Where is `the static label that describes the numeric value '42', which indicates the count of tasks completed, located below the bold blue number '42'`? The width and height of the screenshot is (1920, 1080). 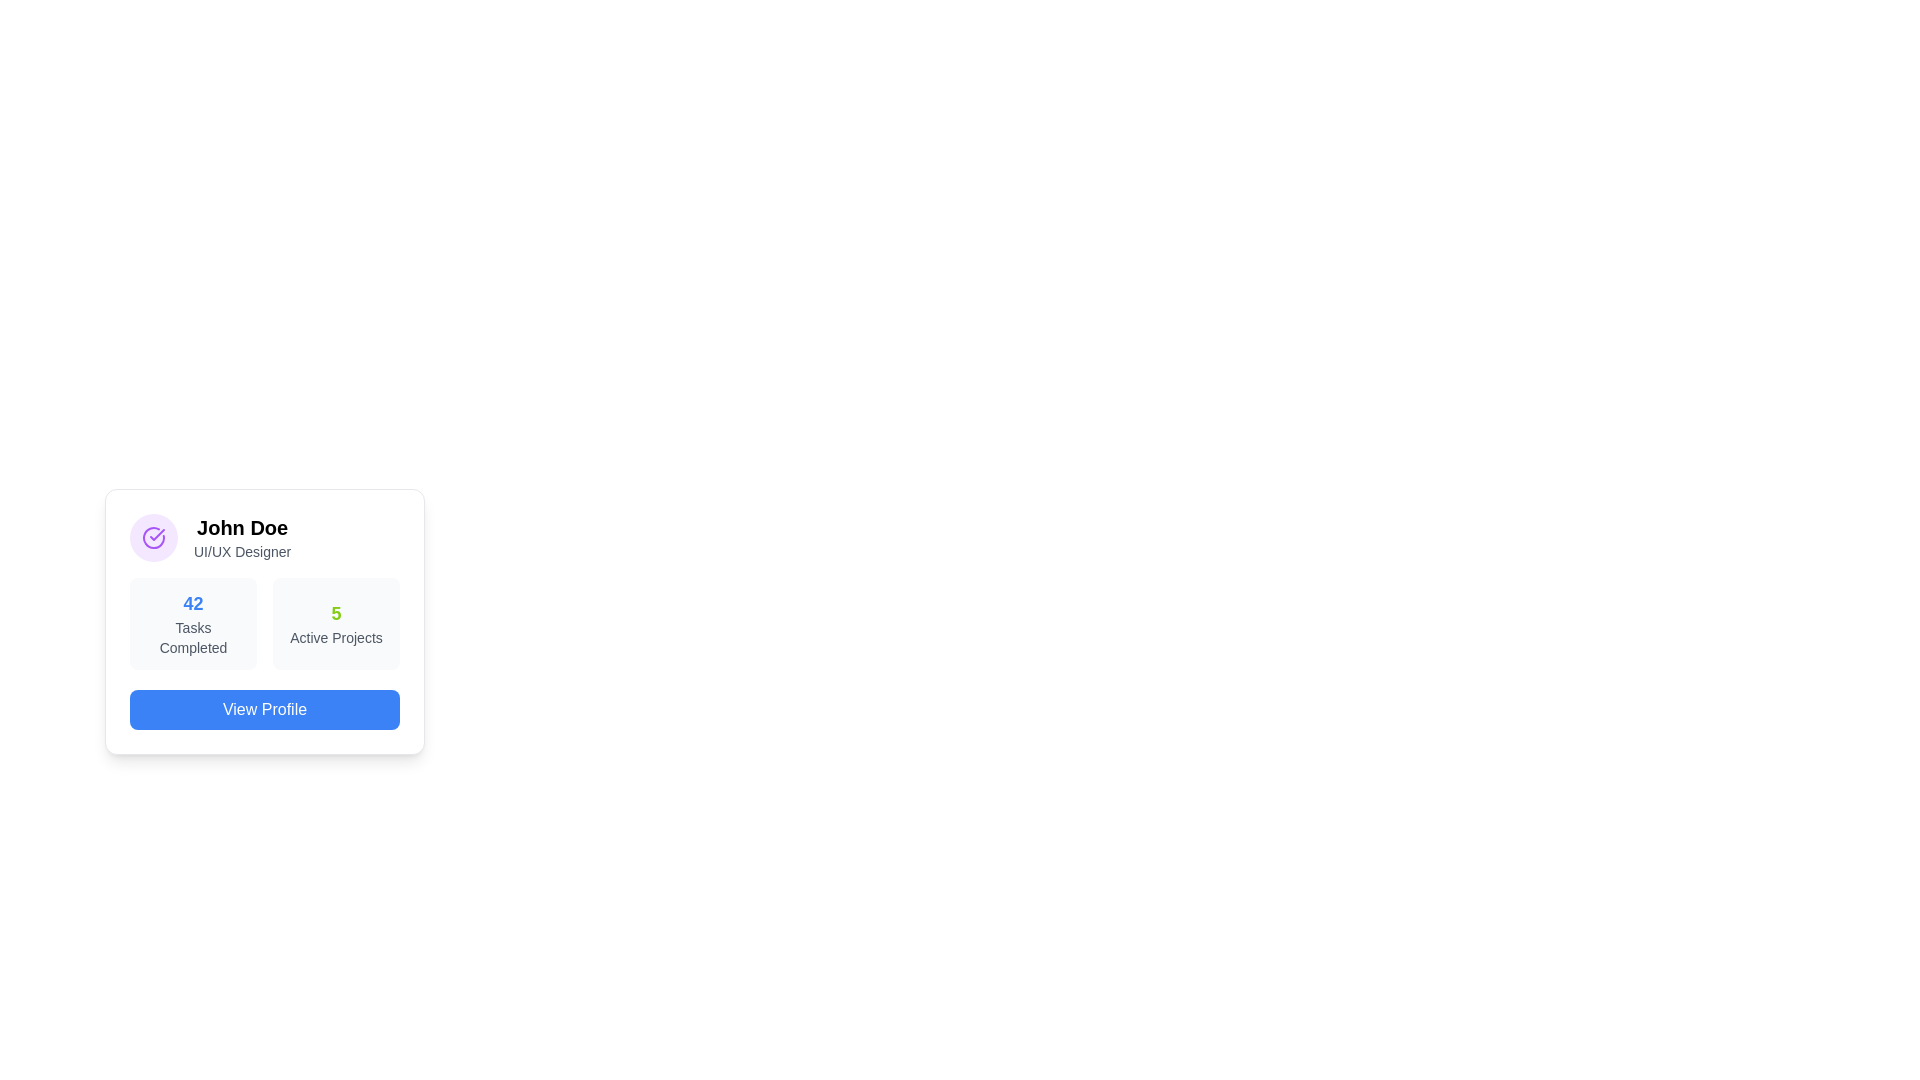
the static label that describes the numeric value '42', which indicates the count of tasks completed, located below the bold blue number '42' is located at coordinates (193, 637).